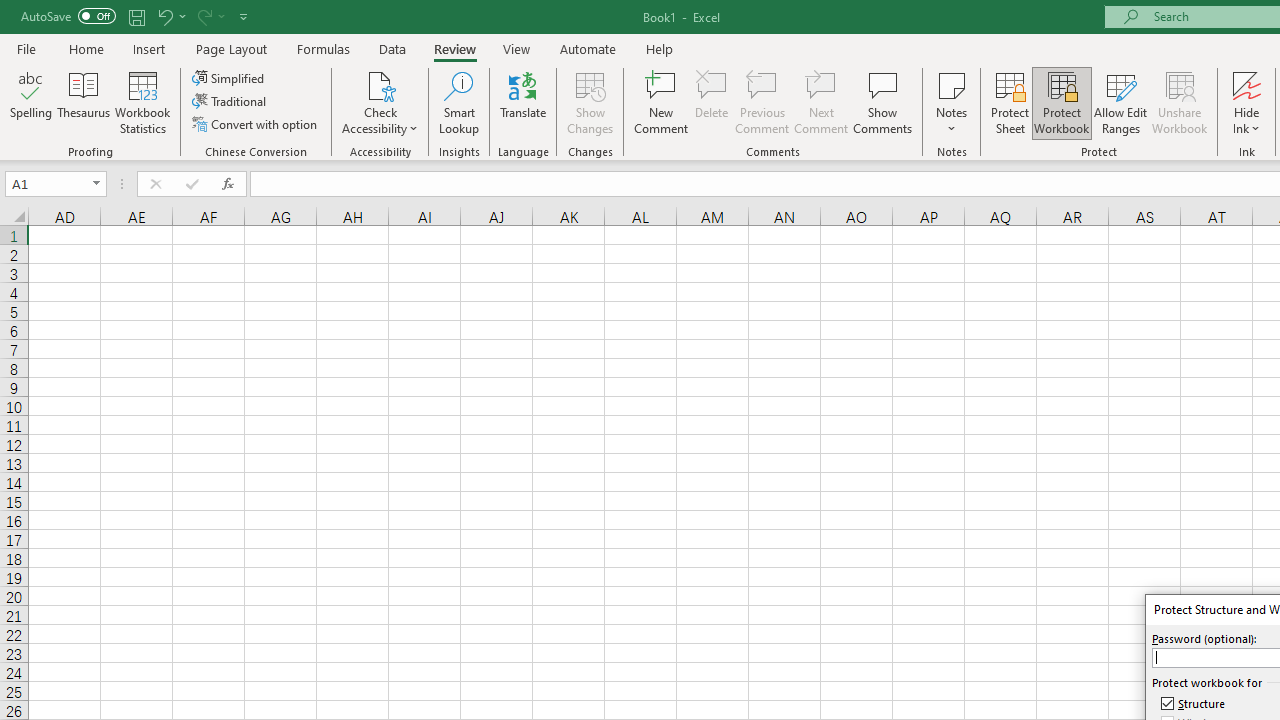  I want to click on 'Hide Ink', so click(1246, 103).